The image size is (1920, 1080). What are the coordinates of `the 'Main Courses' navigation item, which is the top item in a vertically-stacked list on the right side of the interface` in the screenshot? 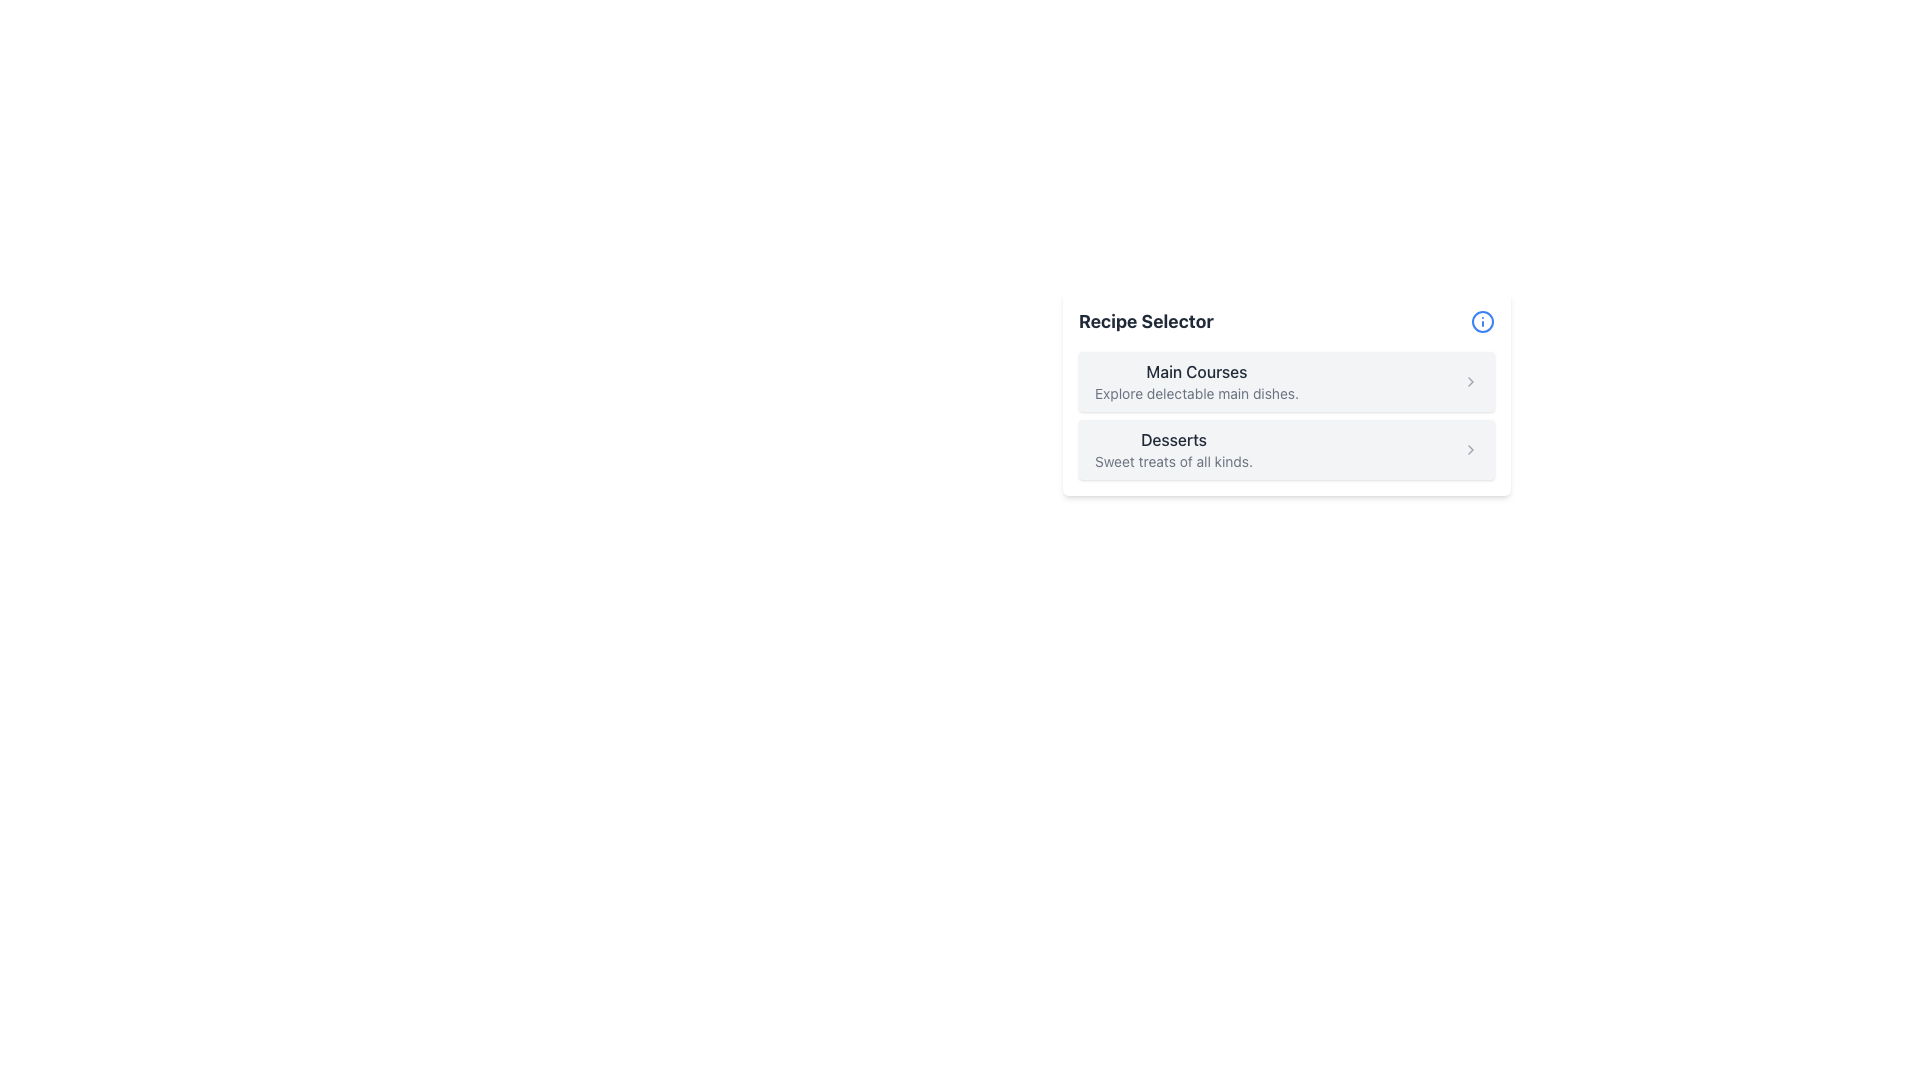 It's located at (1286, 381).